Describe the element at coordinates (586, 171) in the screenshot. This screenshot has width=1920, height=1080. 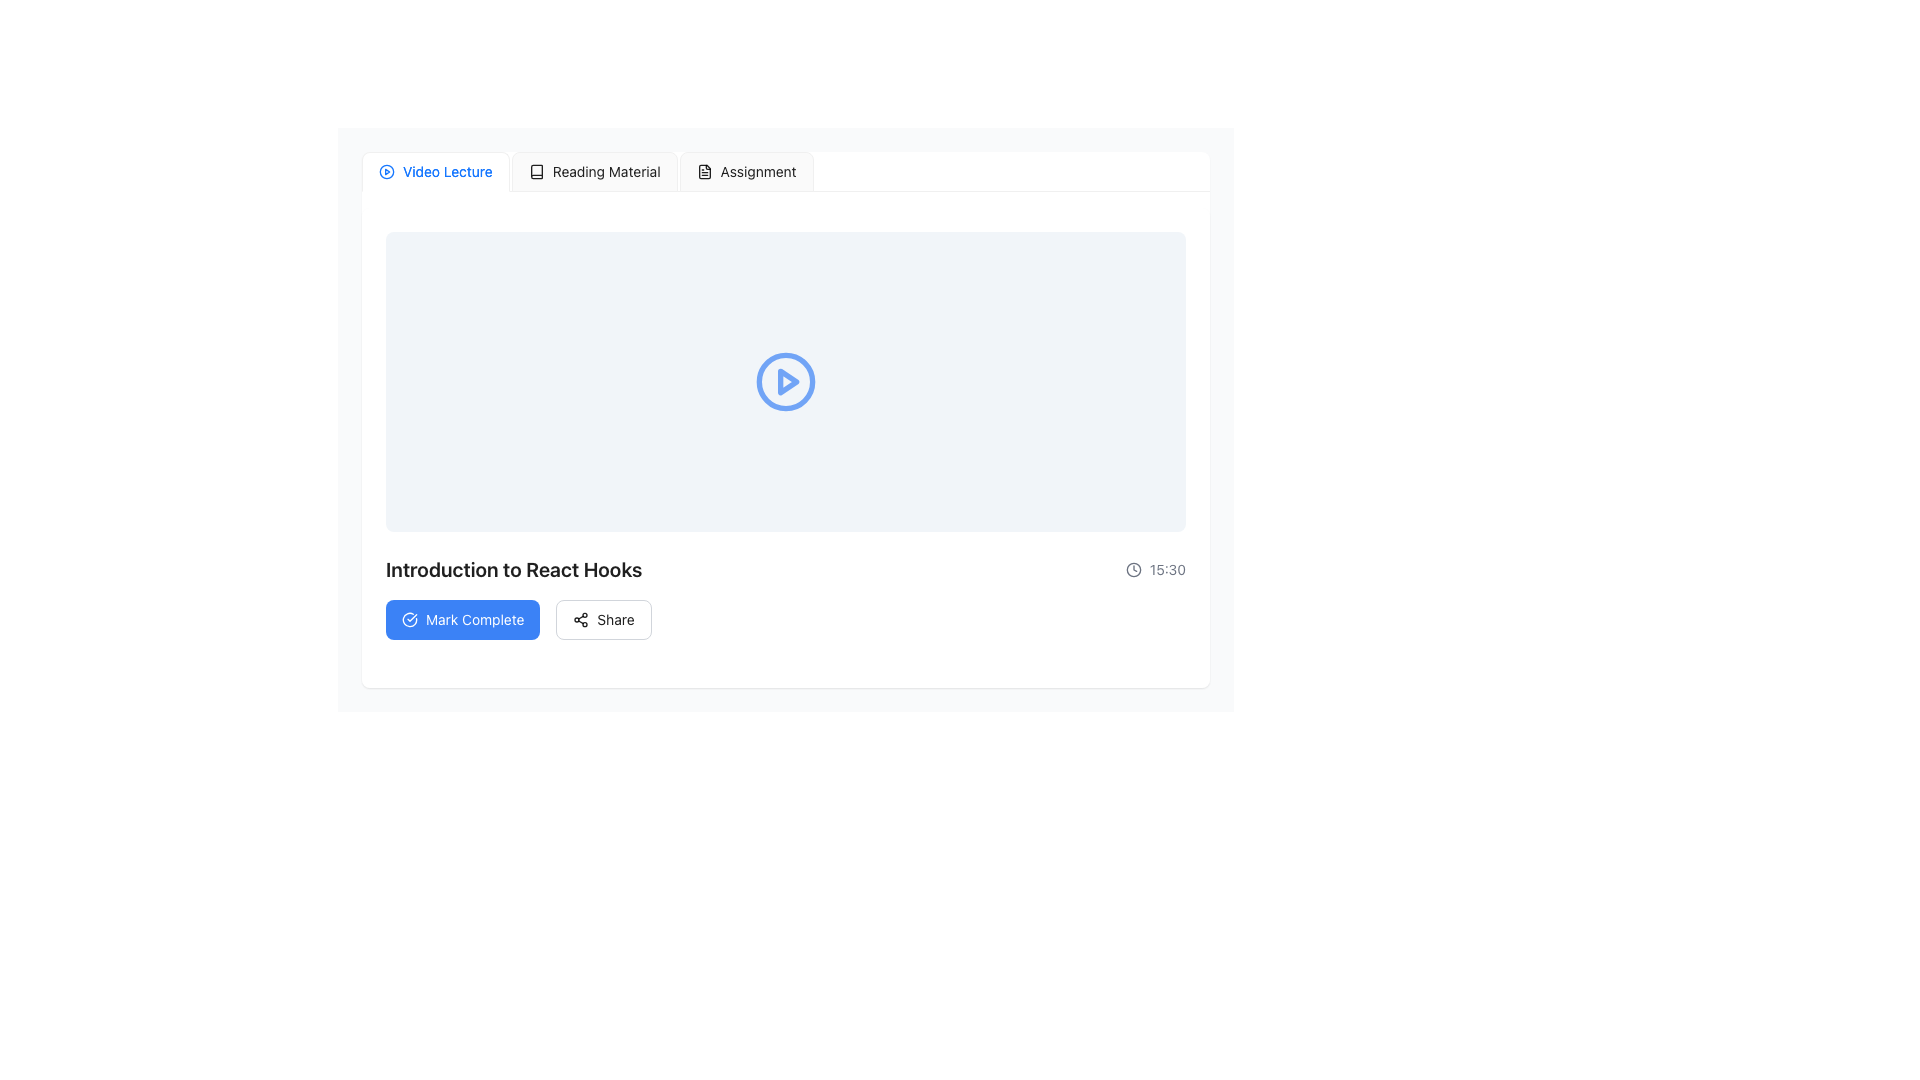
I see `the 'Reading Material' tab located in the middle of three tabs at the top of the interface` at that location.